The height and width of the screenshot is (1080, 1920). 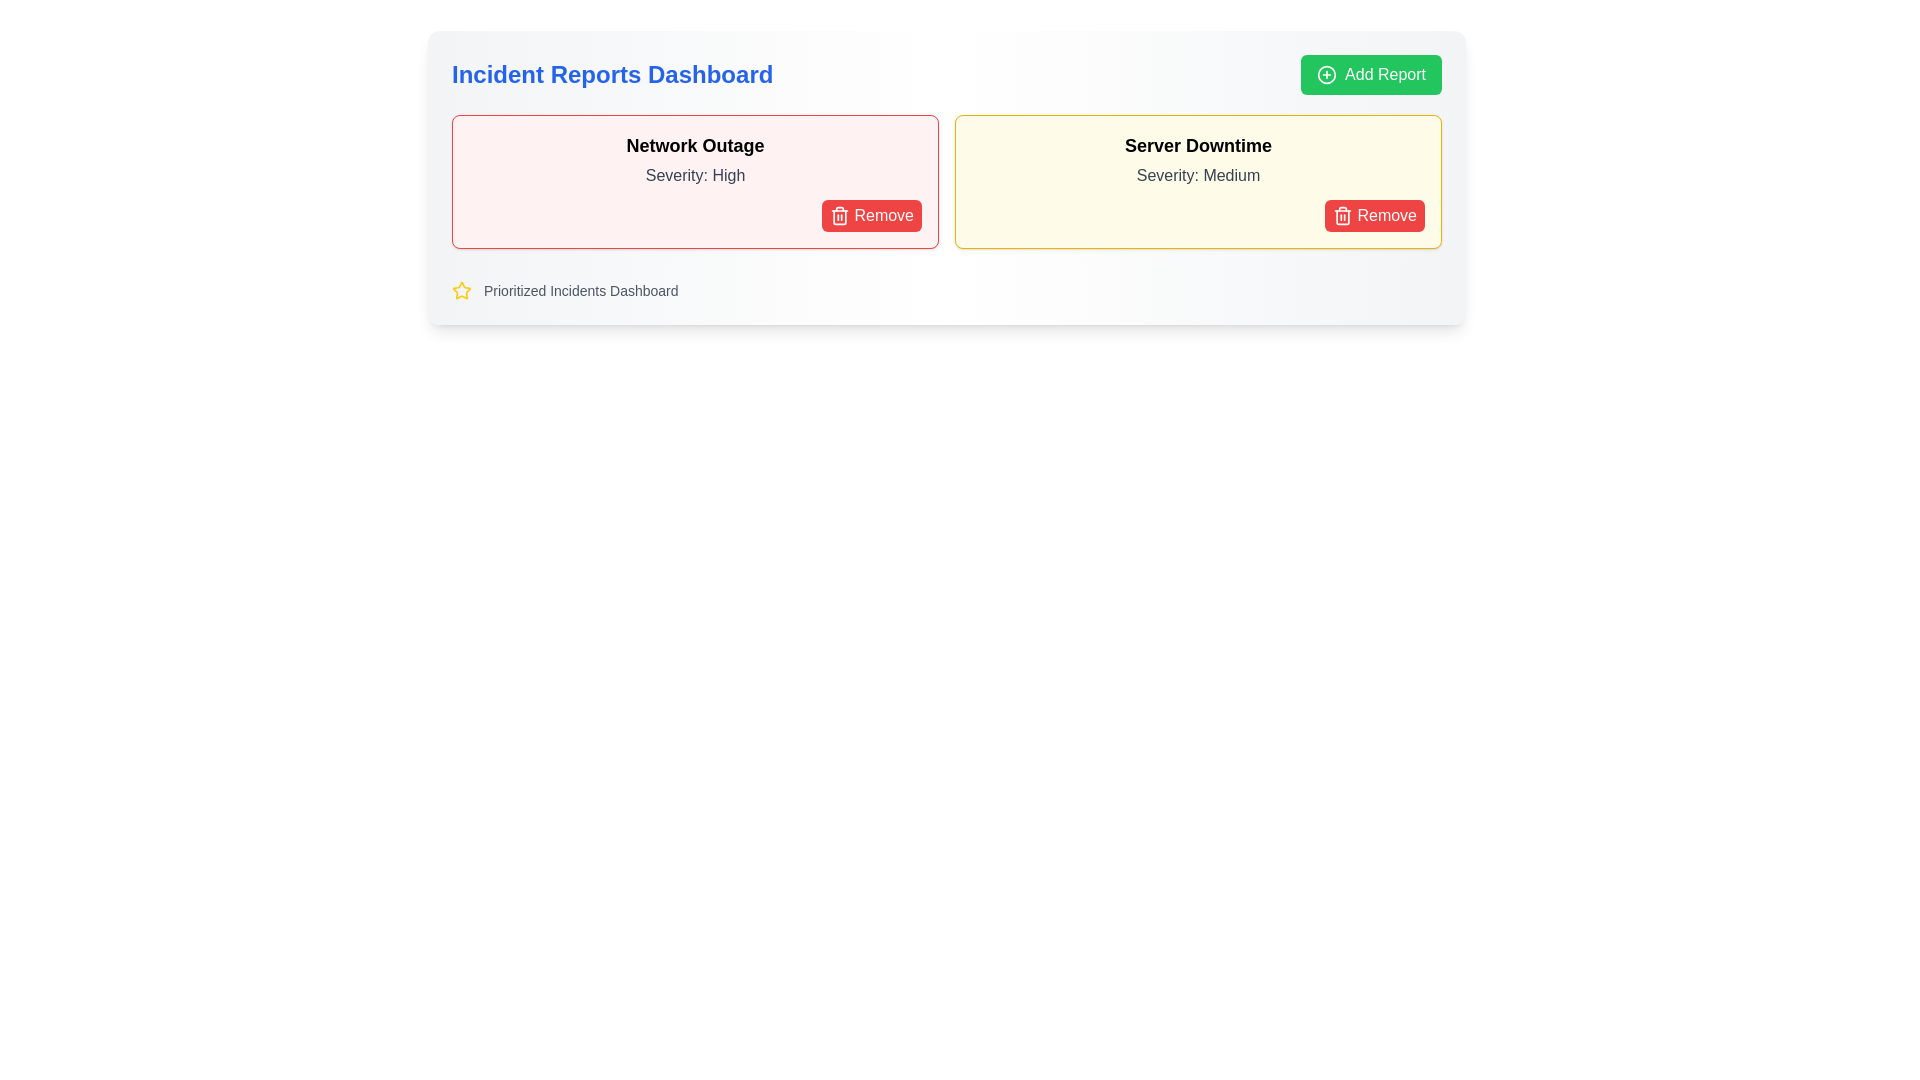 What do you see at coordinates (460, 290) in the screenshot?
I see `the star icon located to the left of the text 'Prioritized Incidents Dashboard' to indicate prioritization of content` at bounding box center [460, 290].